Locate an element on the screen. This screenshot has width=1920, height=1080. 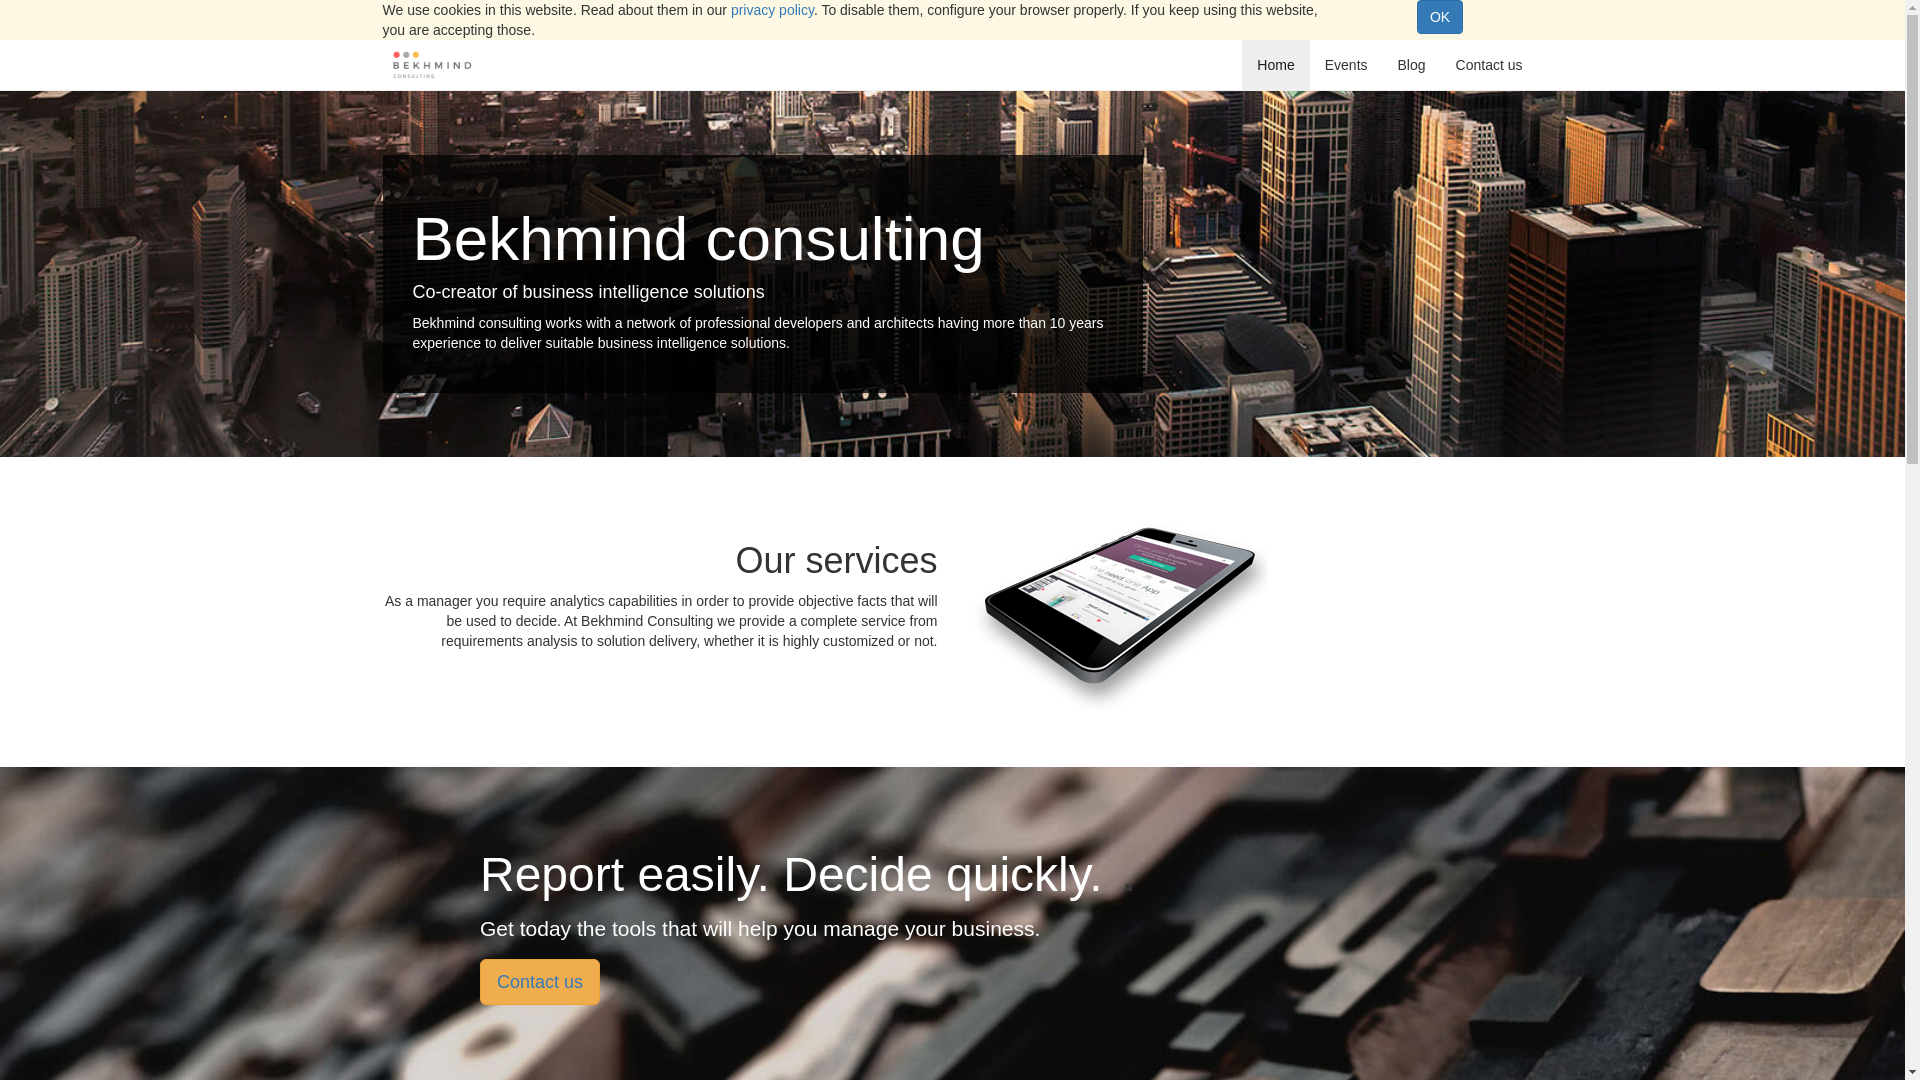
'Blog' is located at coordinates (1410, 64).